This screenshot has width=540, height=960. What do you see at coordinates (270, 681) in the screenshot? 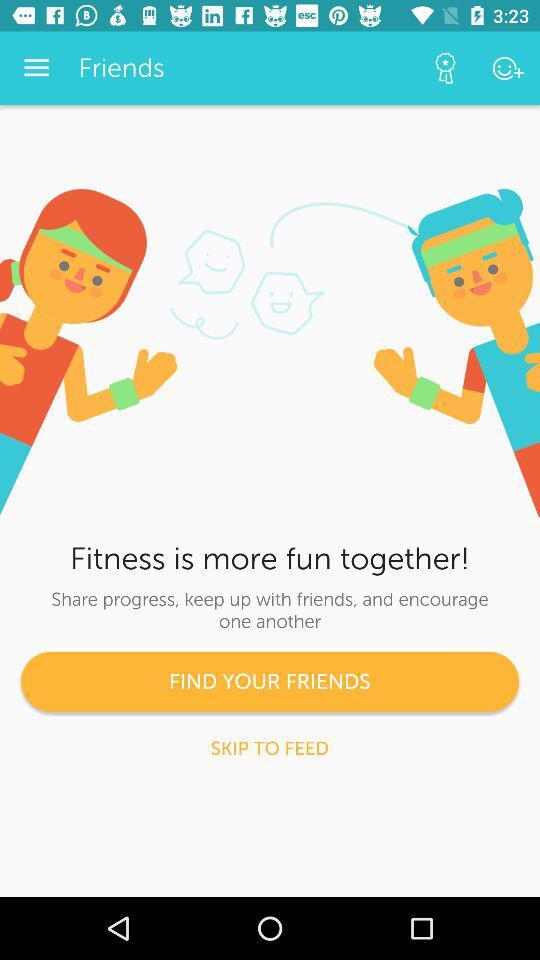
I see `item above skip to feed item` at bounding box center [270, 681].